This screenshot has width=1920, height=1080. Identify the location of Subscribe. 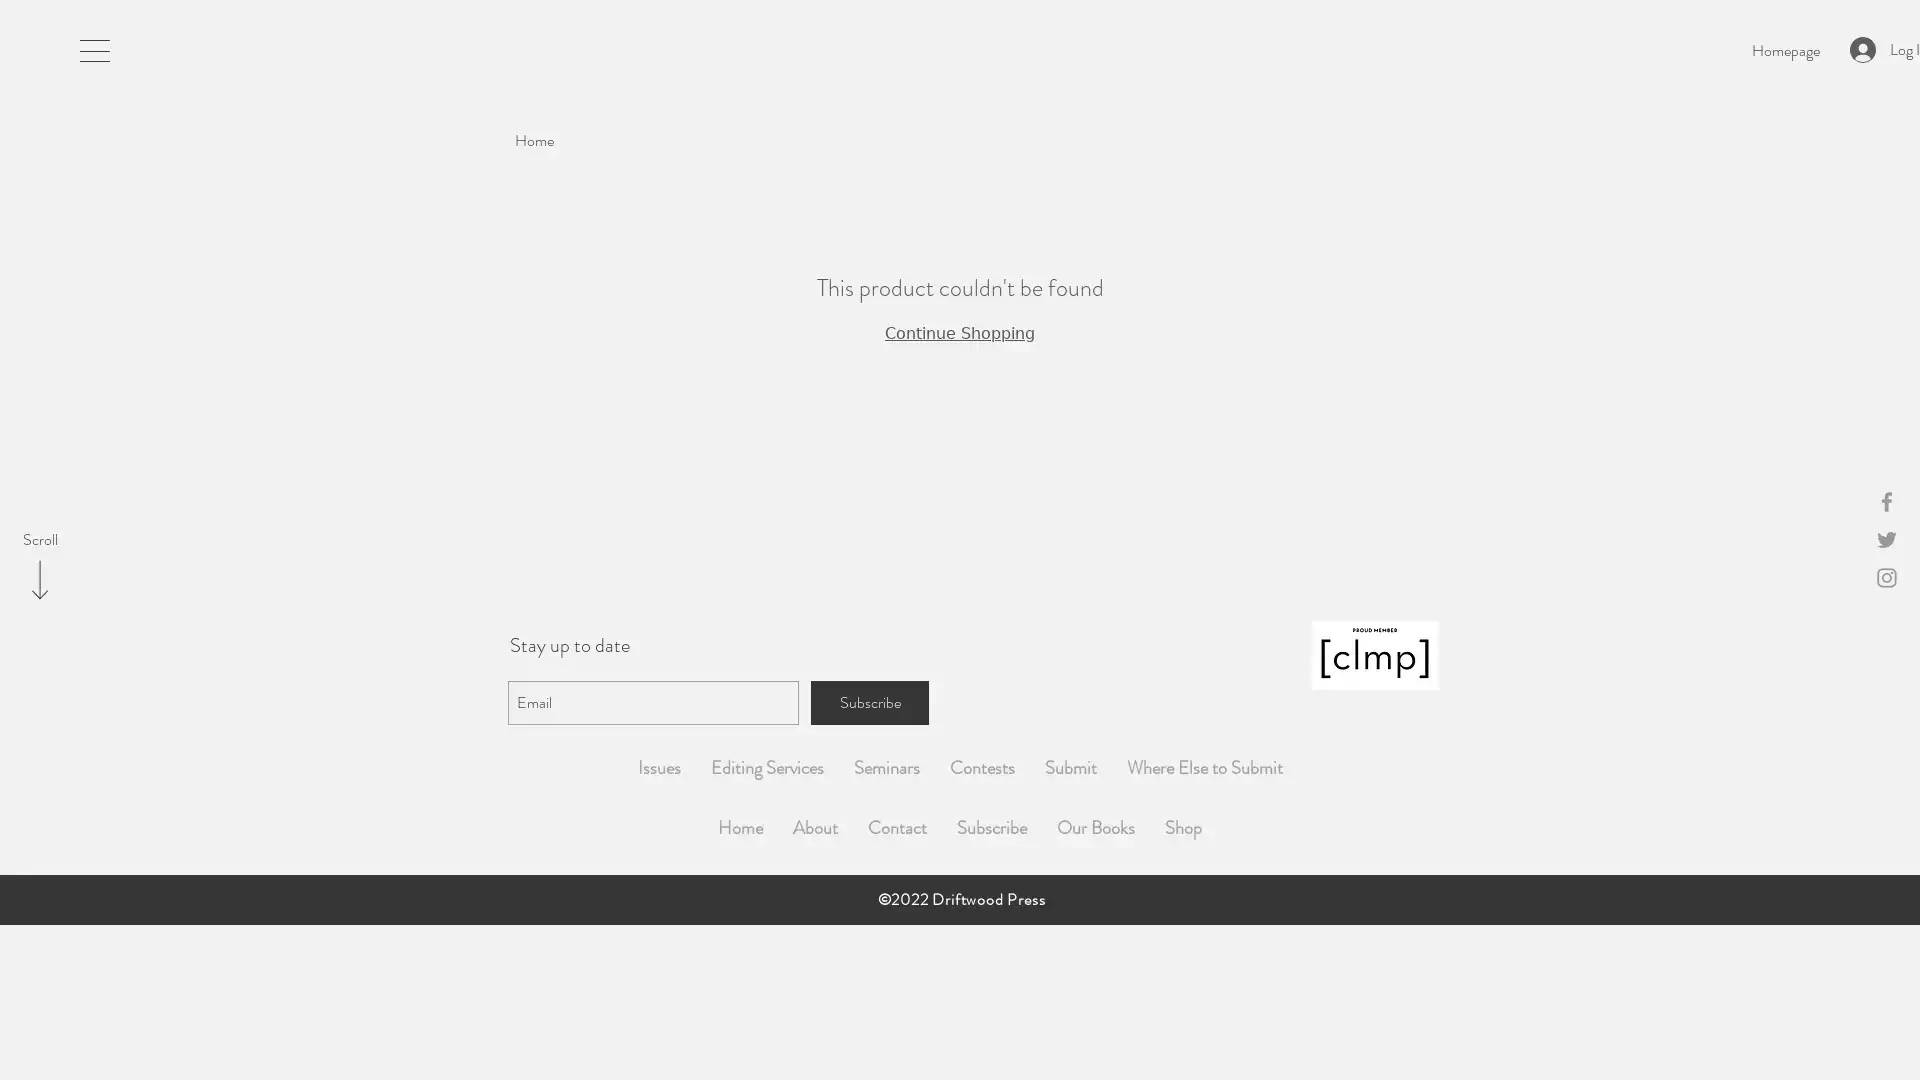
(869, 701).